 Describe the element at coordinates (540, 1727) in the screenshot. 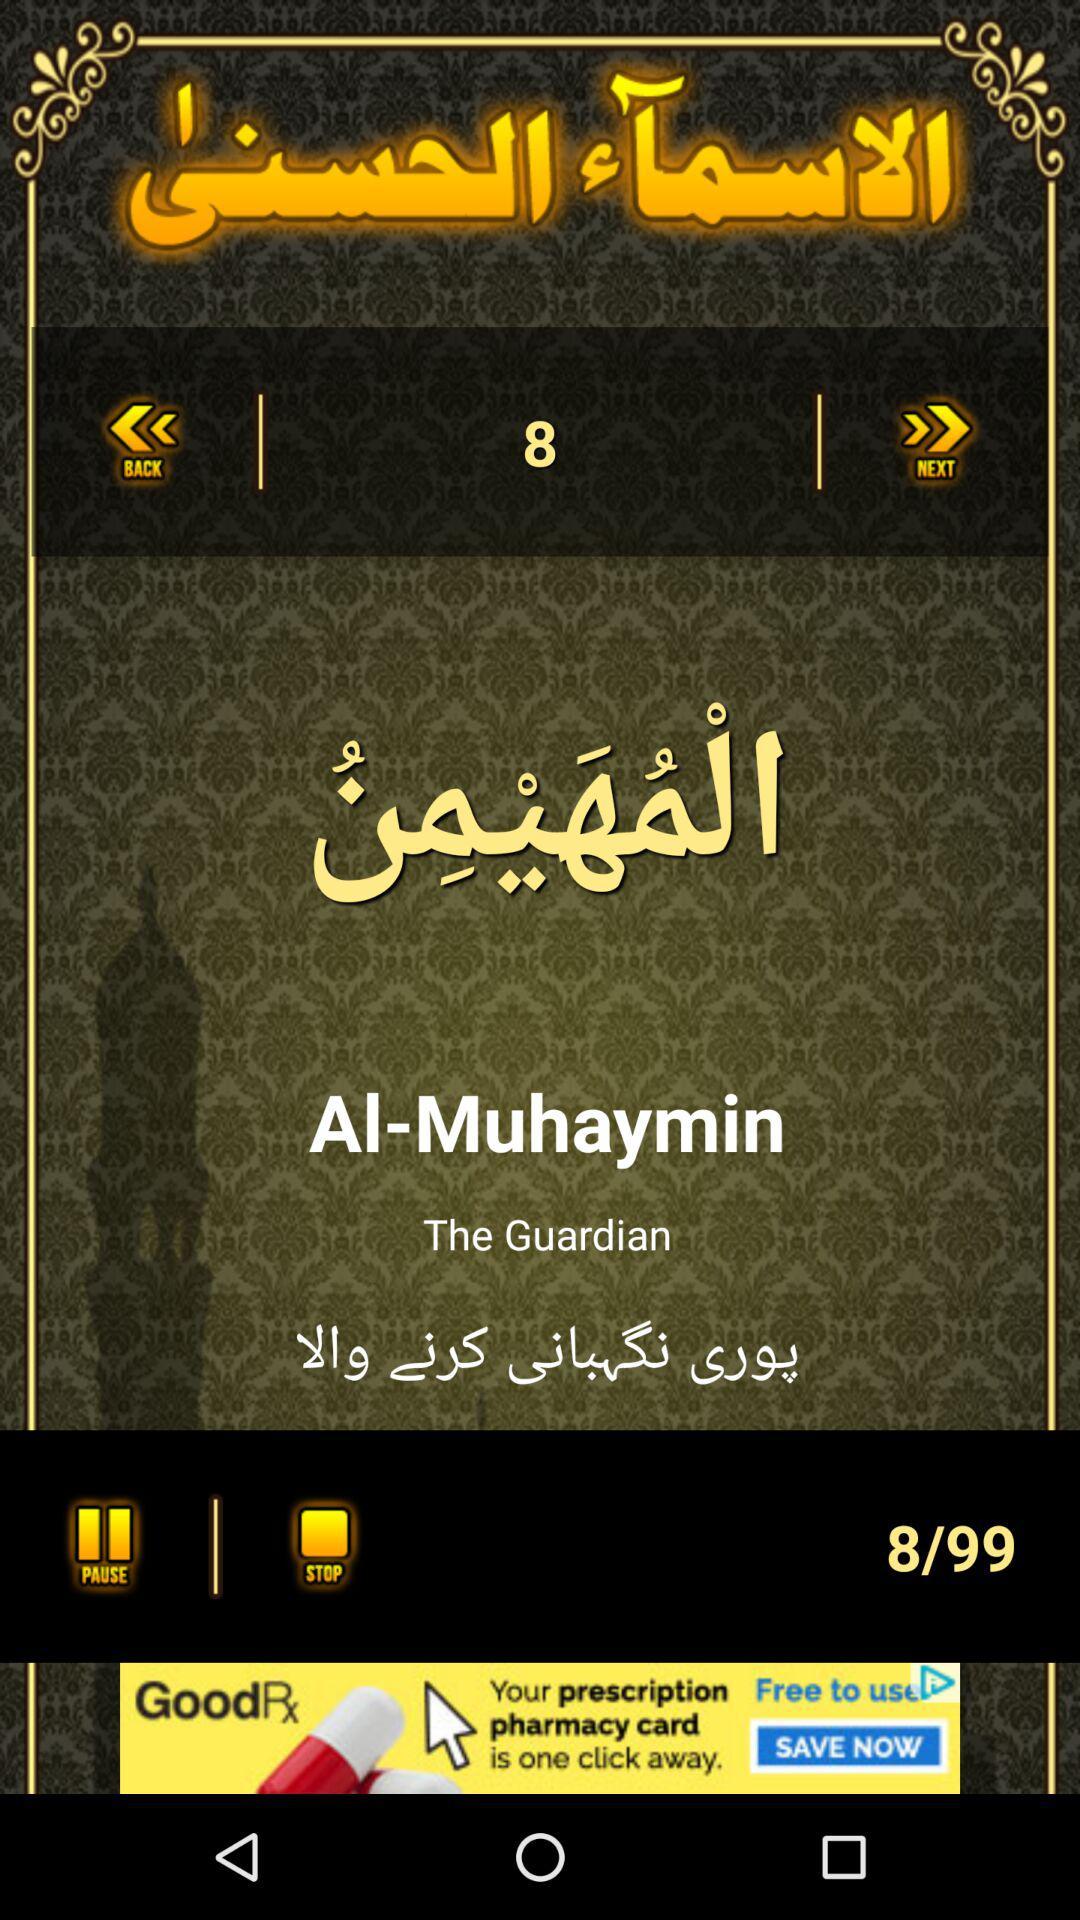

I see `your add` at that location.